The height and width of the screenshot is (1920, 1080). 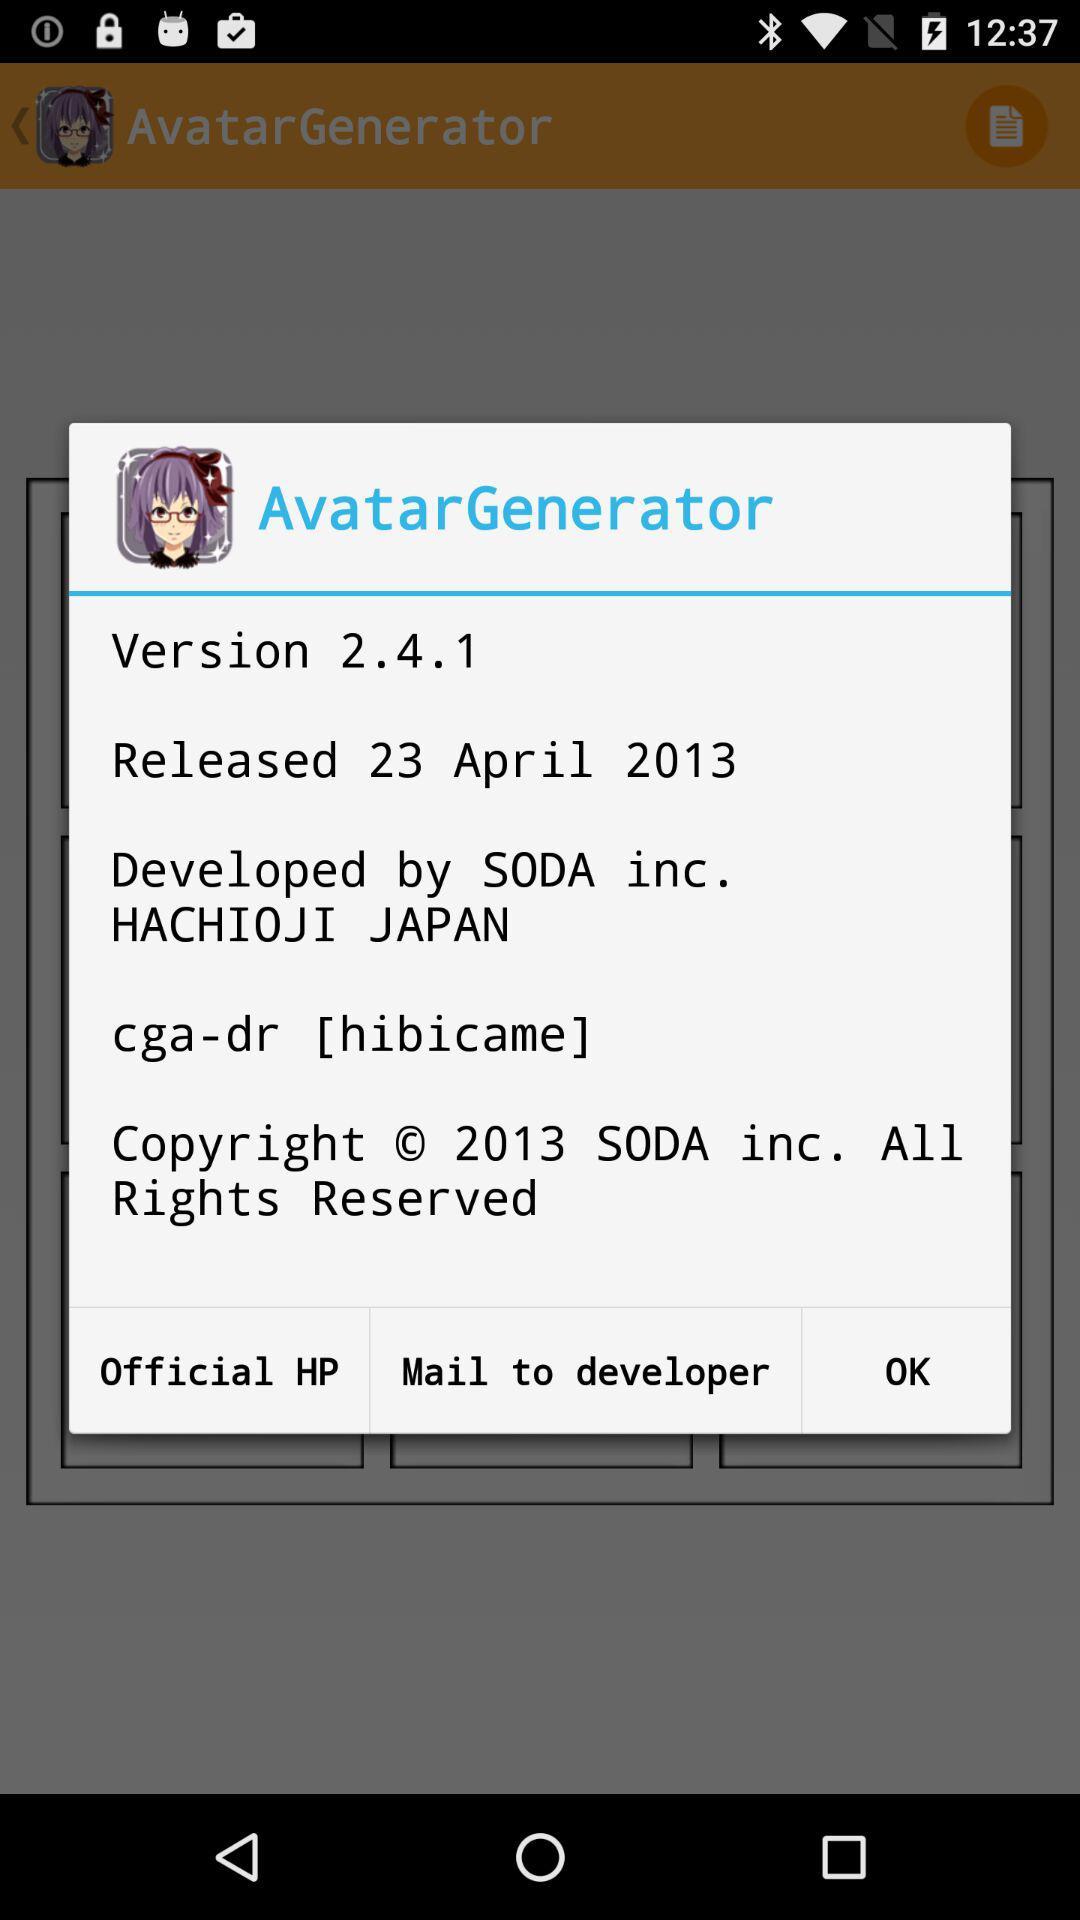 What do you see at coordinates (585, 1370) in the screenshot?
I see `the item to the right of the official hp button` at bounding box center [585, 1370].